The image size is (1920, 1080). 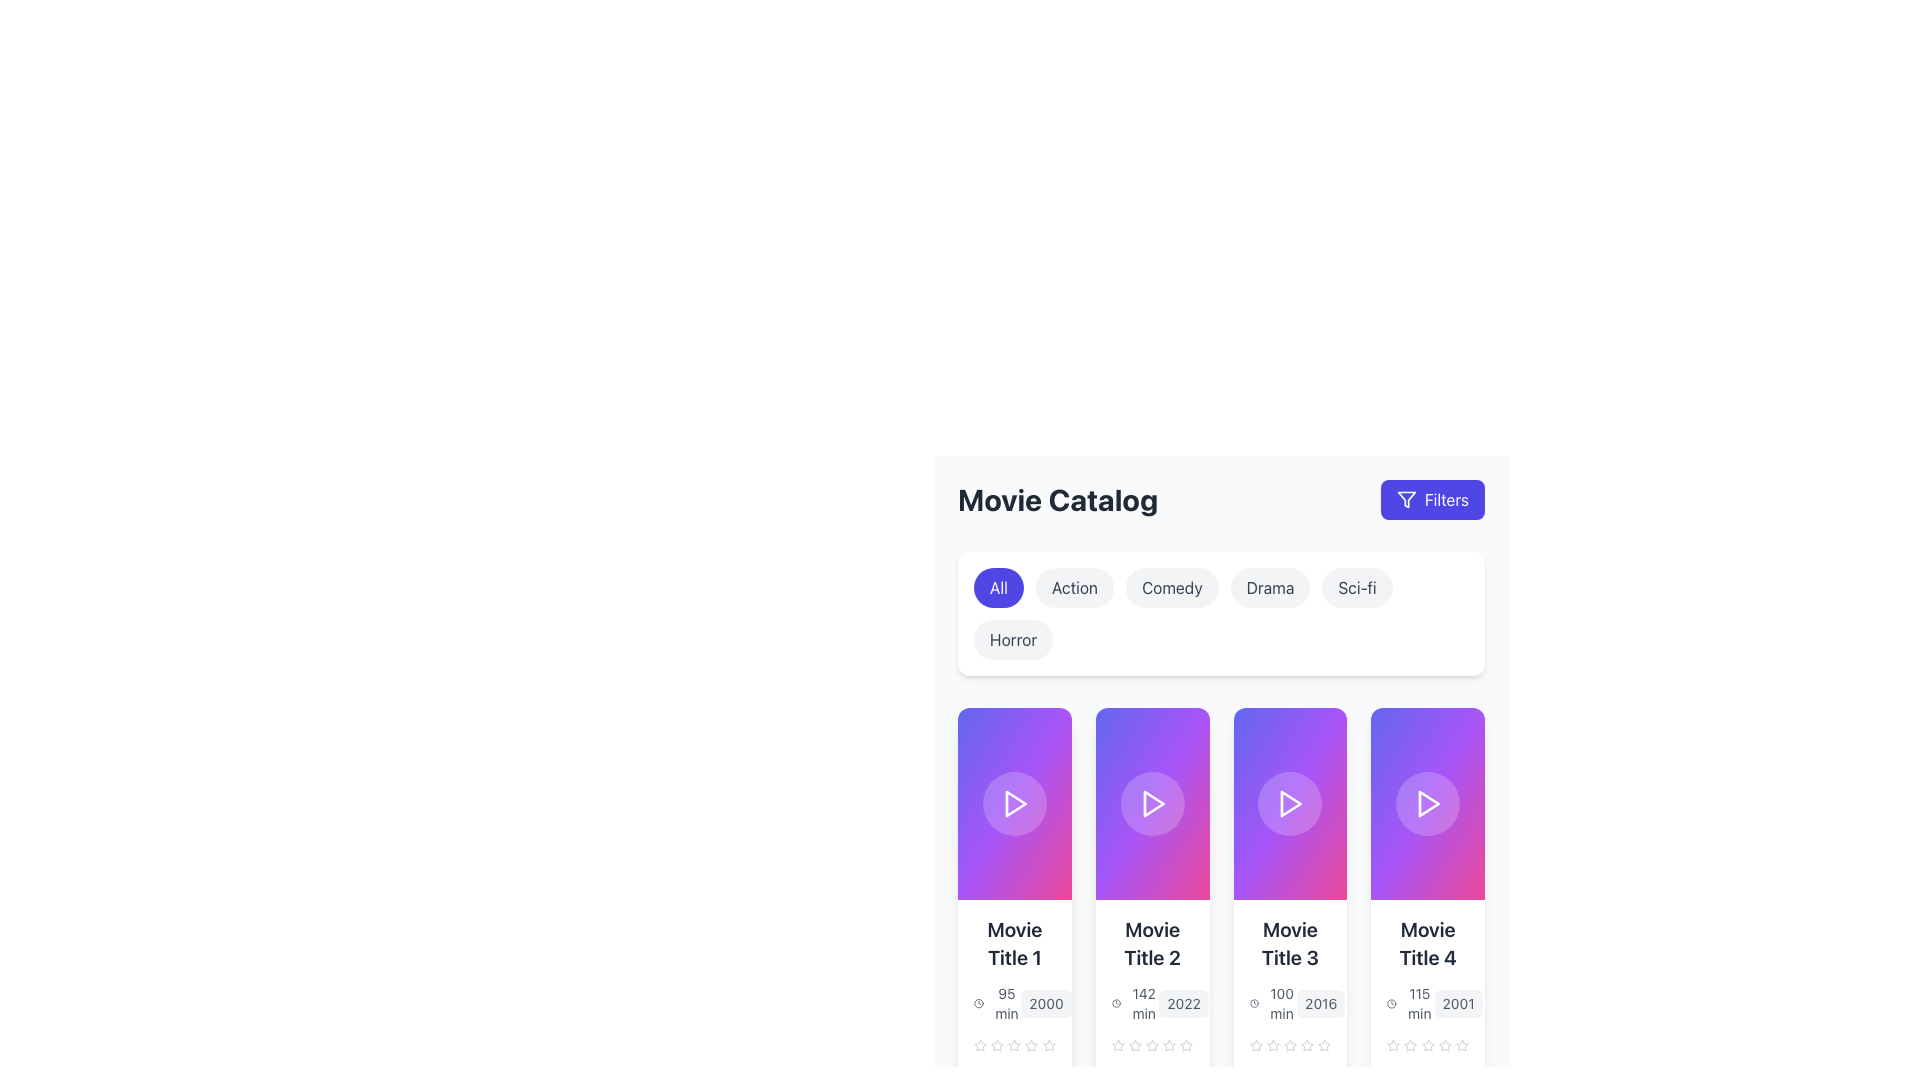 What do you see at coordinates (1290, 1044) in the screenshot?
I see `the star in the rating component for 'Movie Title 3' to set a rating` at bounding box center [1290, 1044].